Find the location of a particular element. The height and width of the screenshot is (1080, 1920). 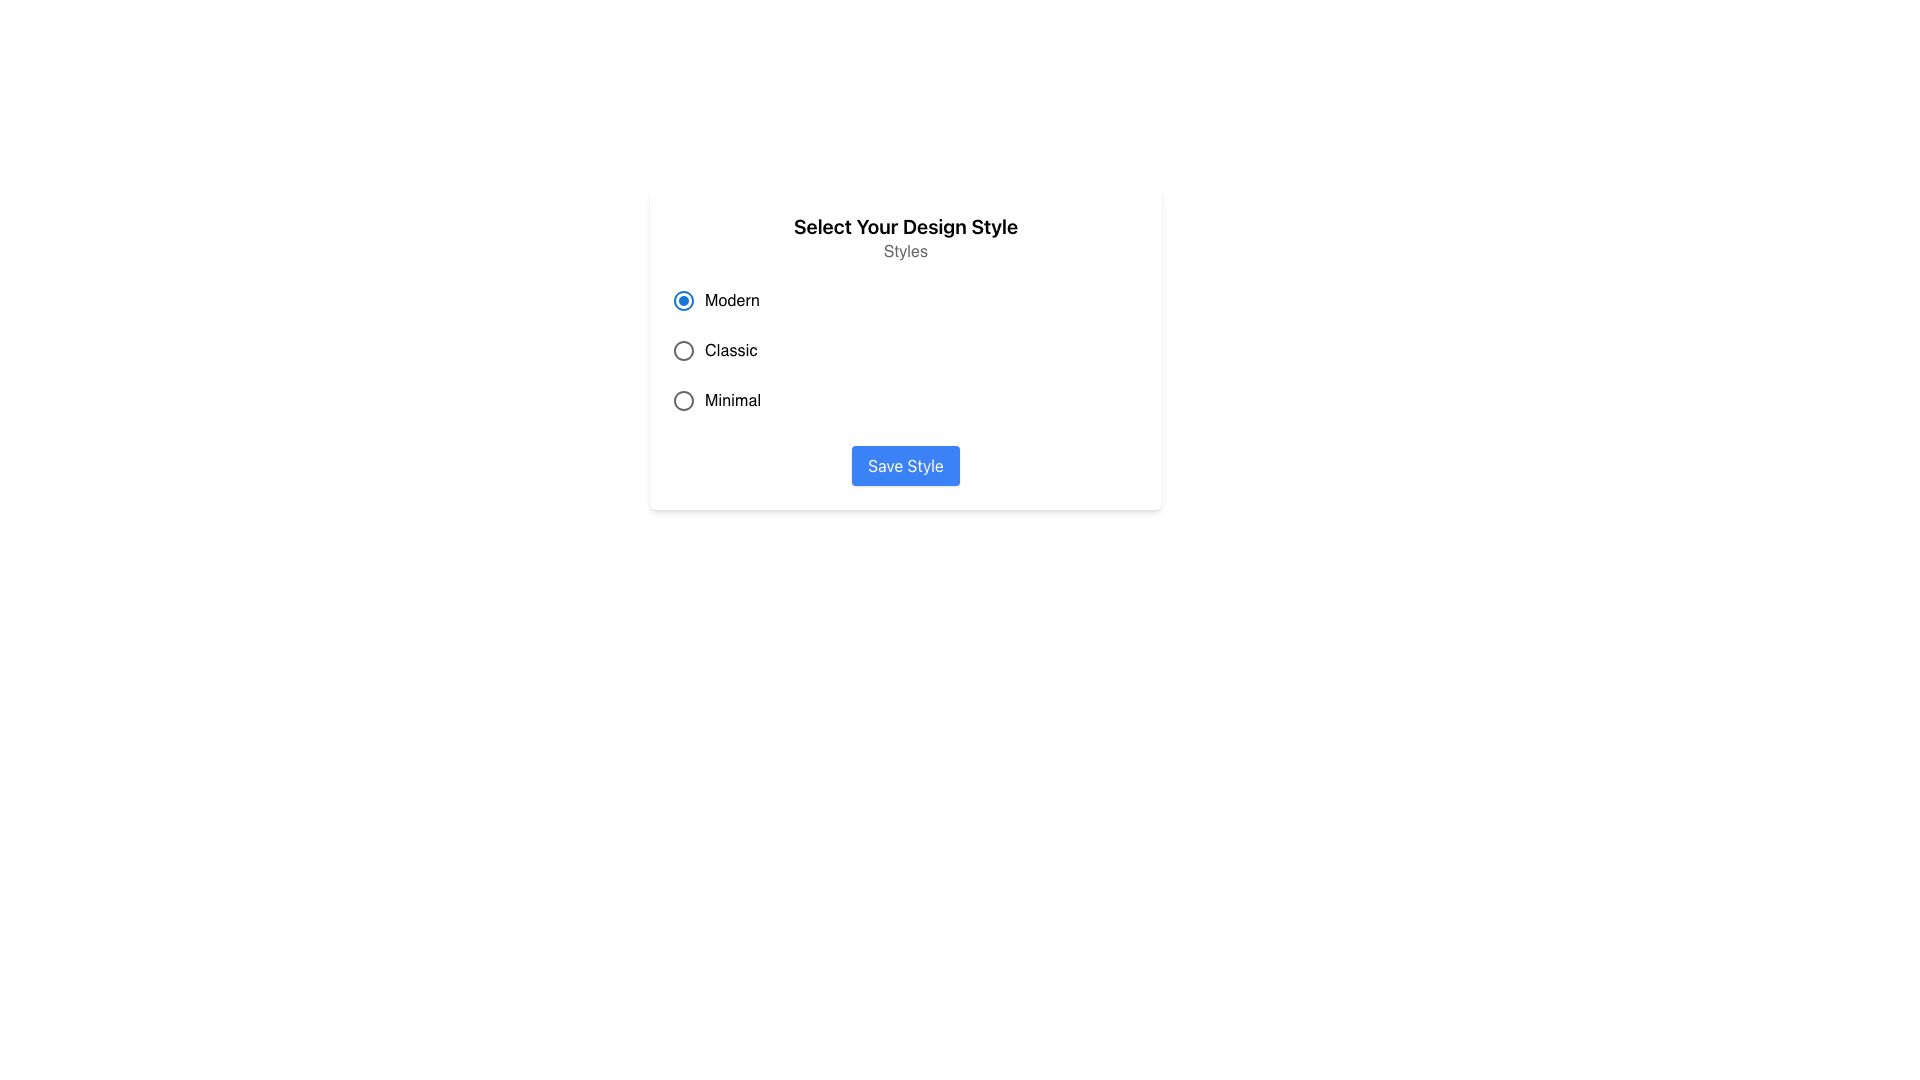

the text label reading 'Minimal' which is aligned to the right of a radio button in the group of radio-button options, specifically the last option below 'Classic' is located at coordinates (732, 401).